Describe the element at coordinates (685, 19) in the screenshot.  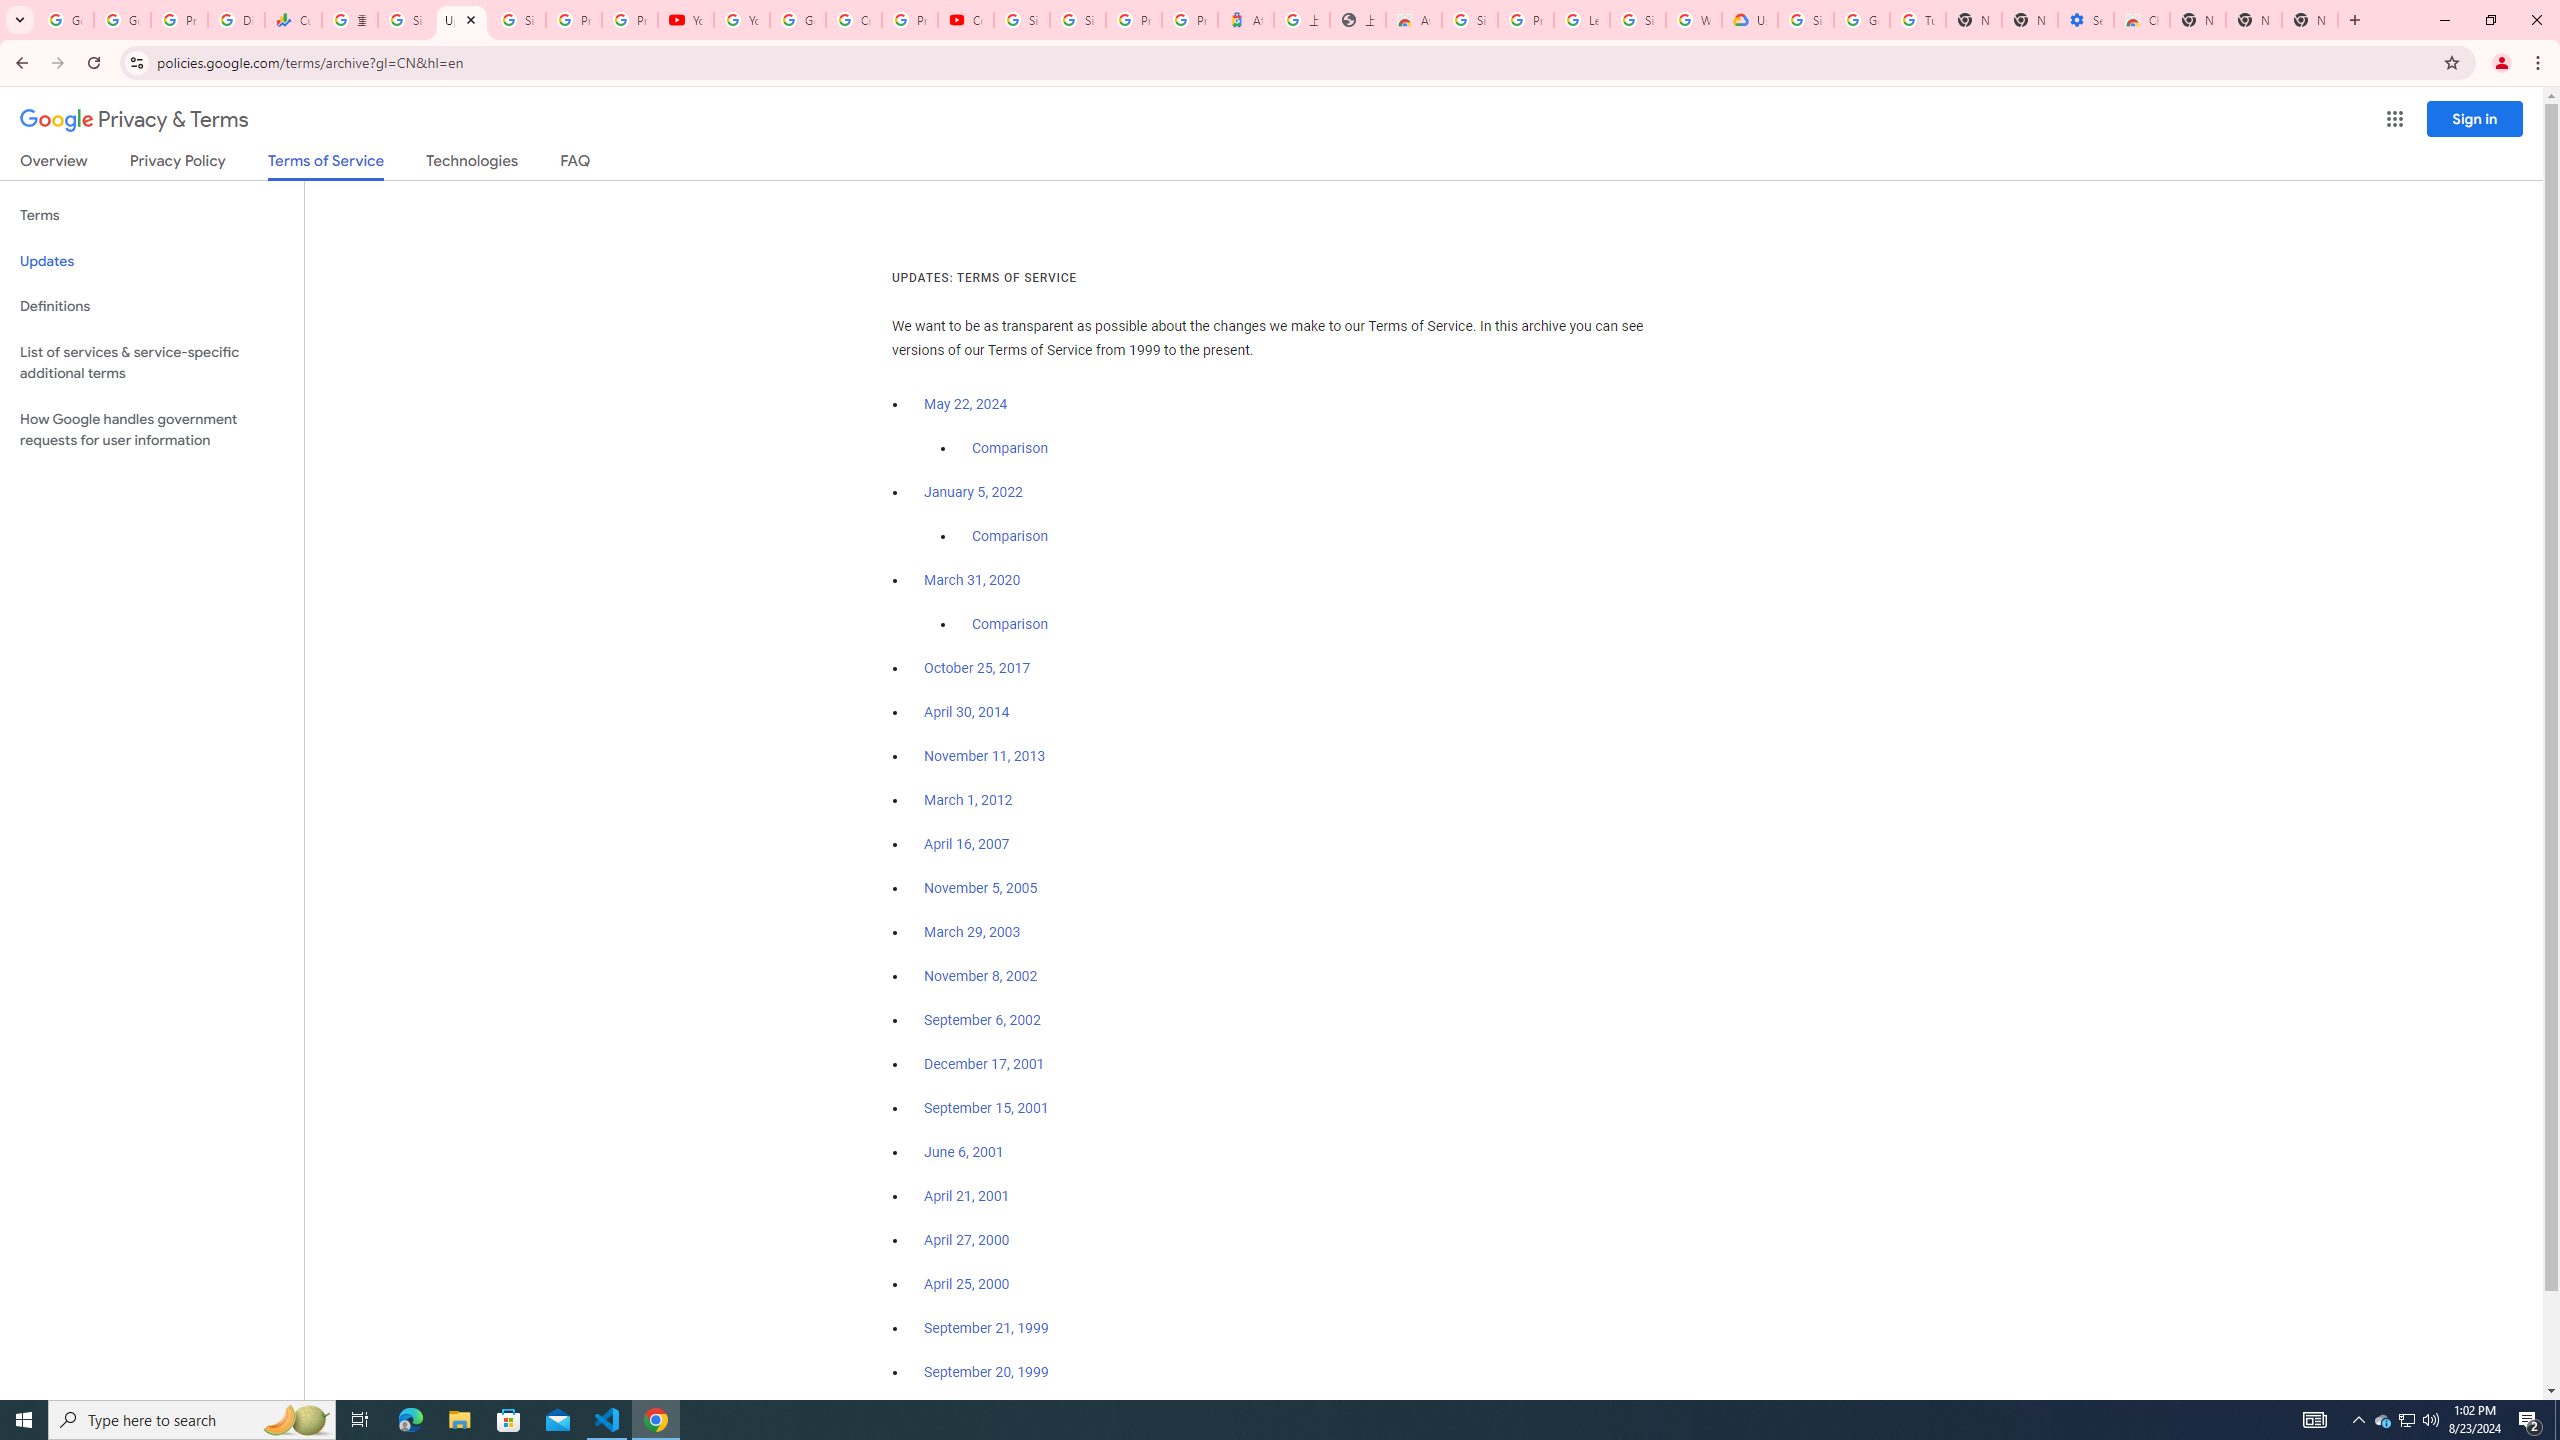
I see `'YouTube'` at that location.